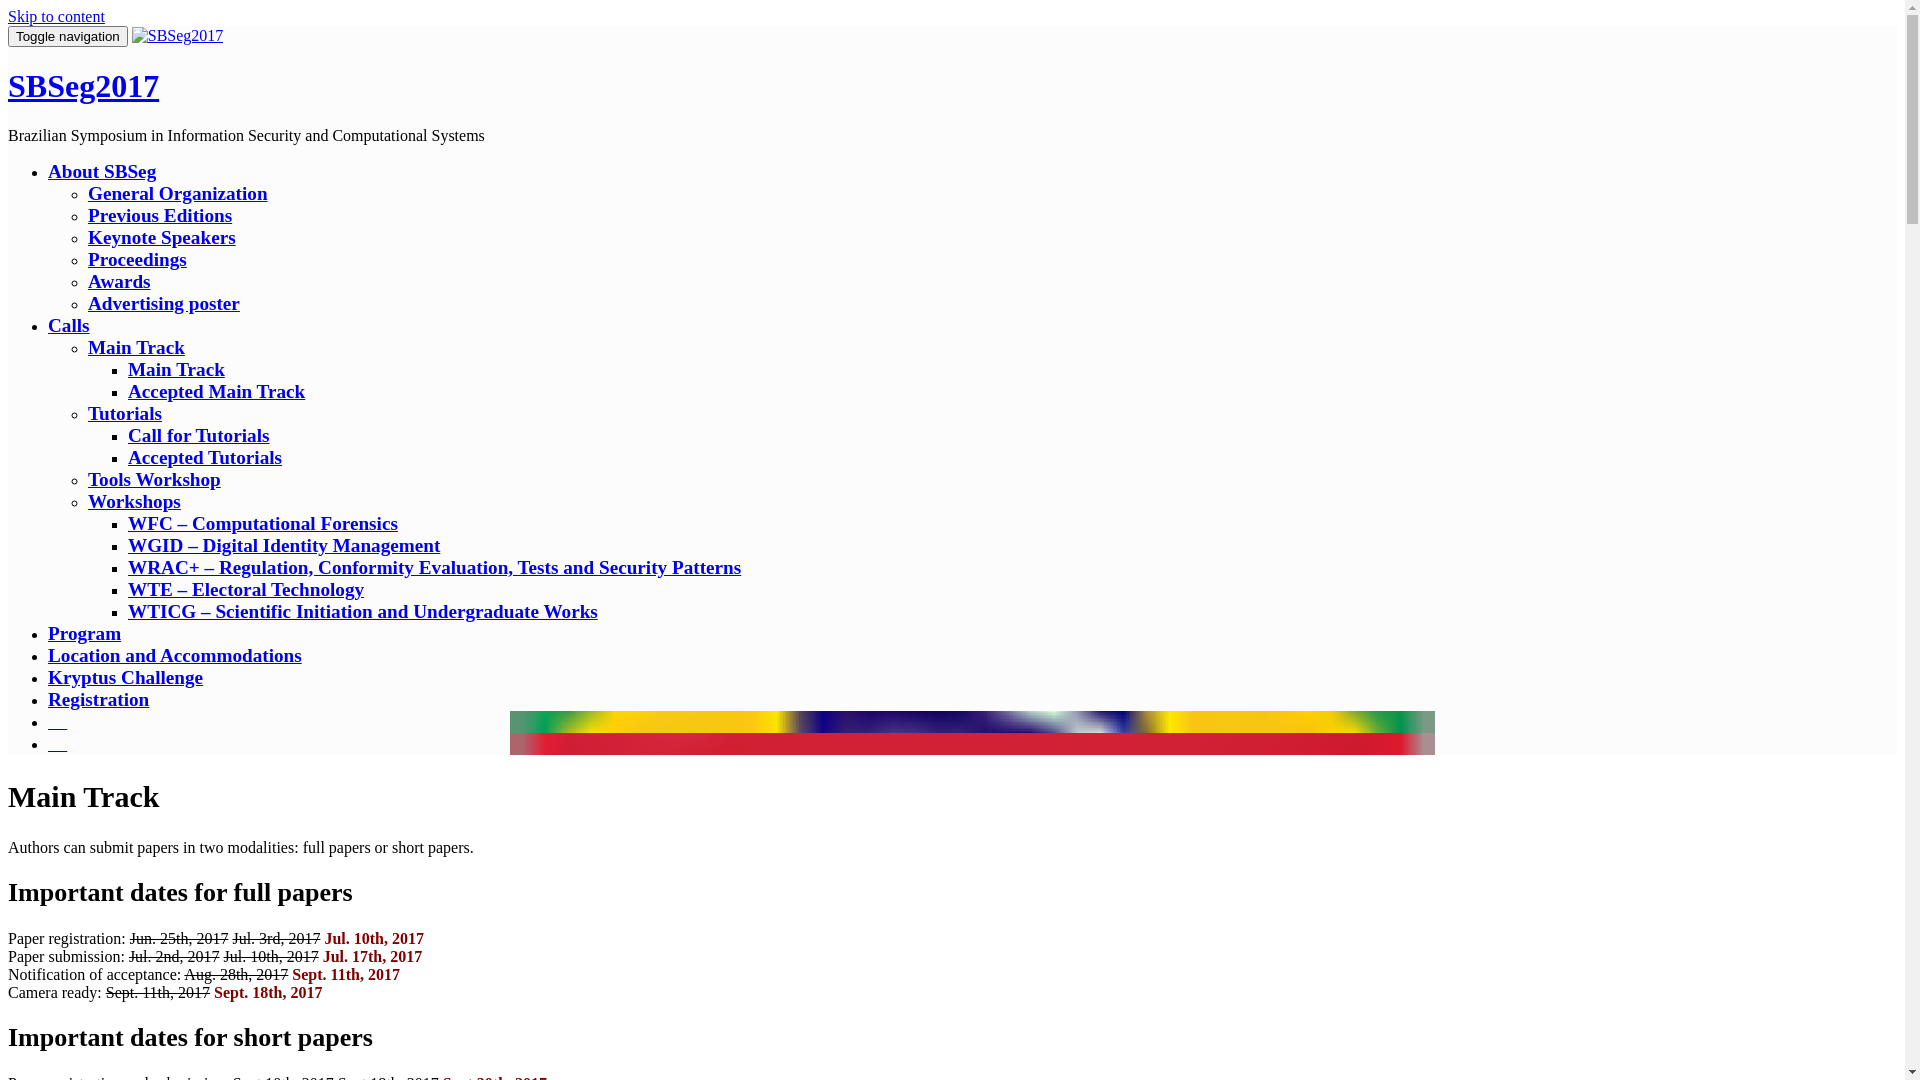 The image size is (1920, 1080). I want to click on 'Accepted Main Track', so click(216, 391).